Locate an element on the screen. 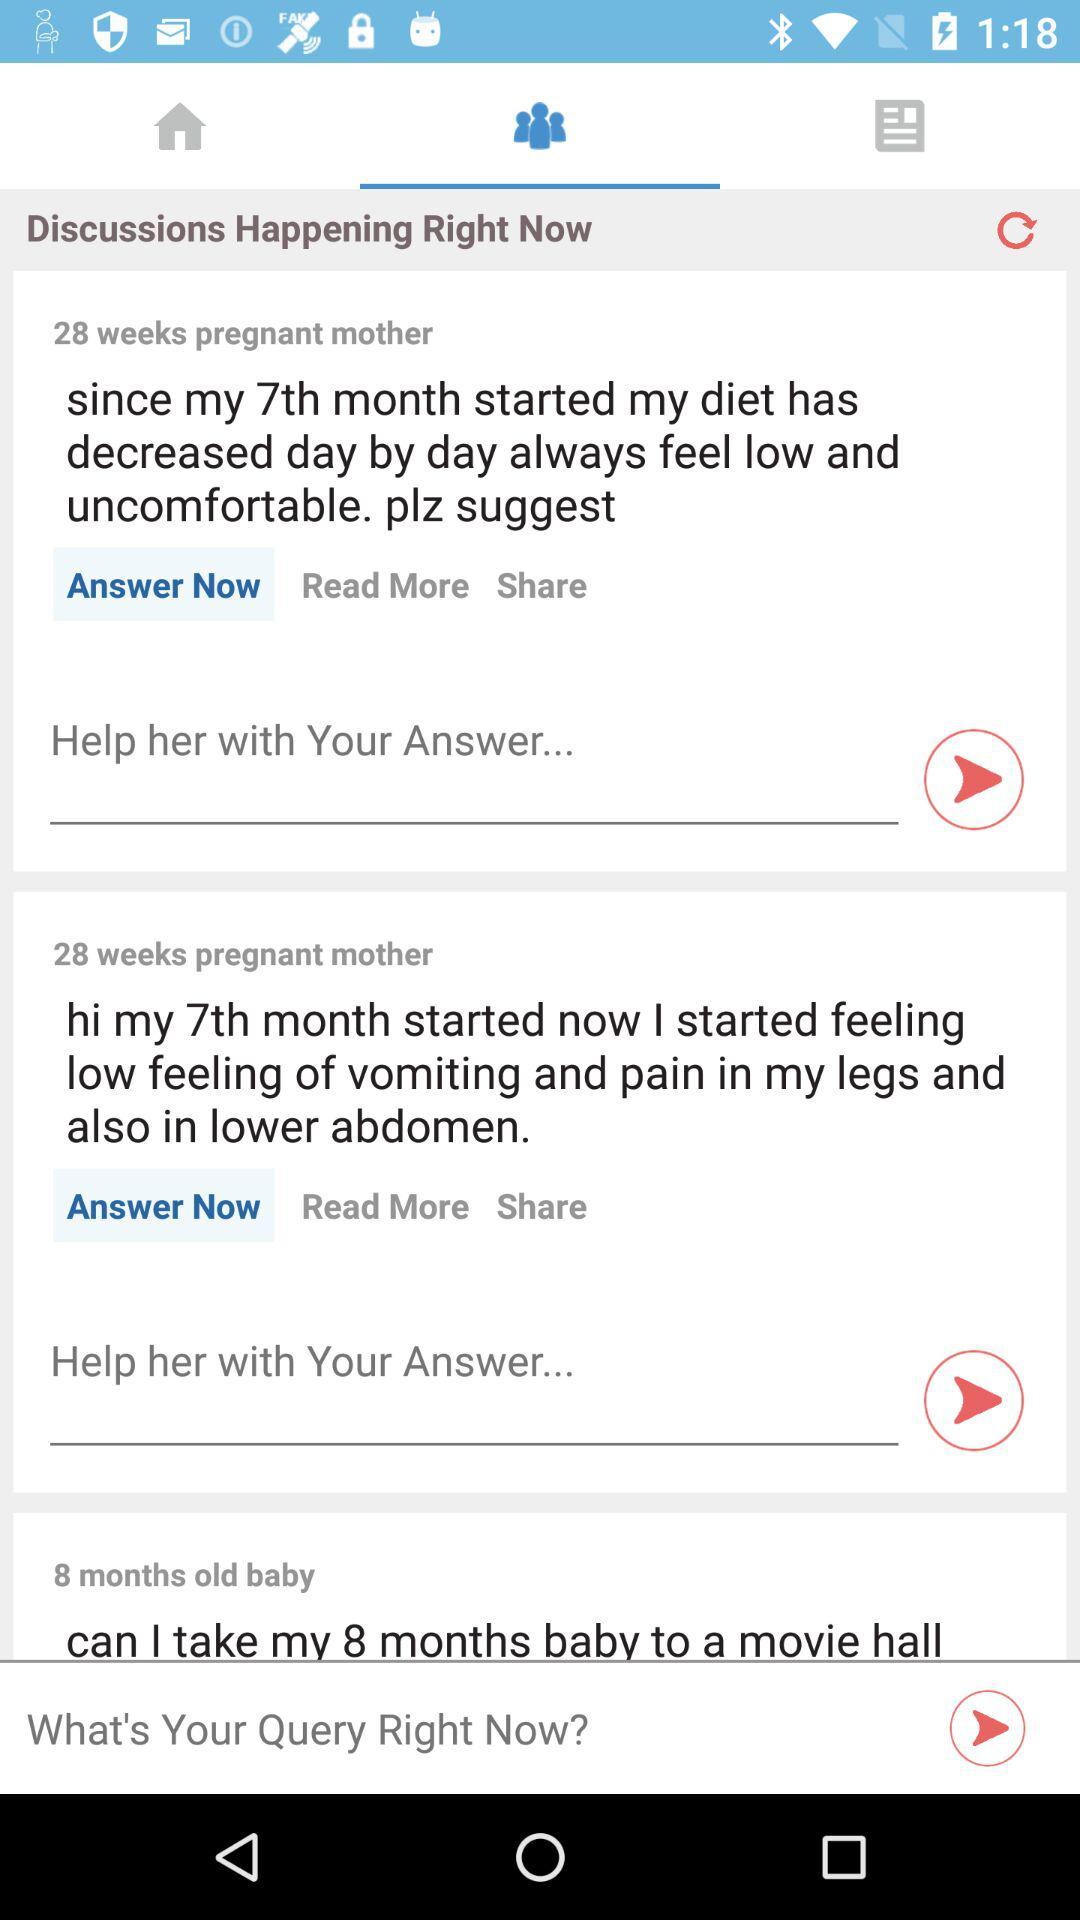 This screenshot has width=1080, height=1920. the icon above the since my 7th item is located at coordinates (743, 309).